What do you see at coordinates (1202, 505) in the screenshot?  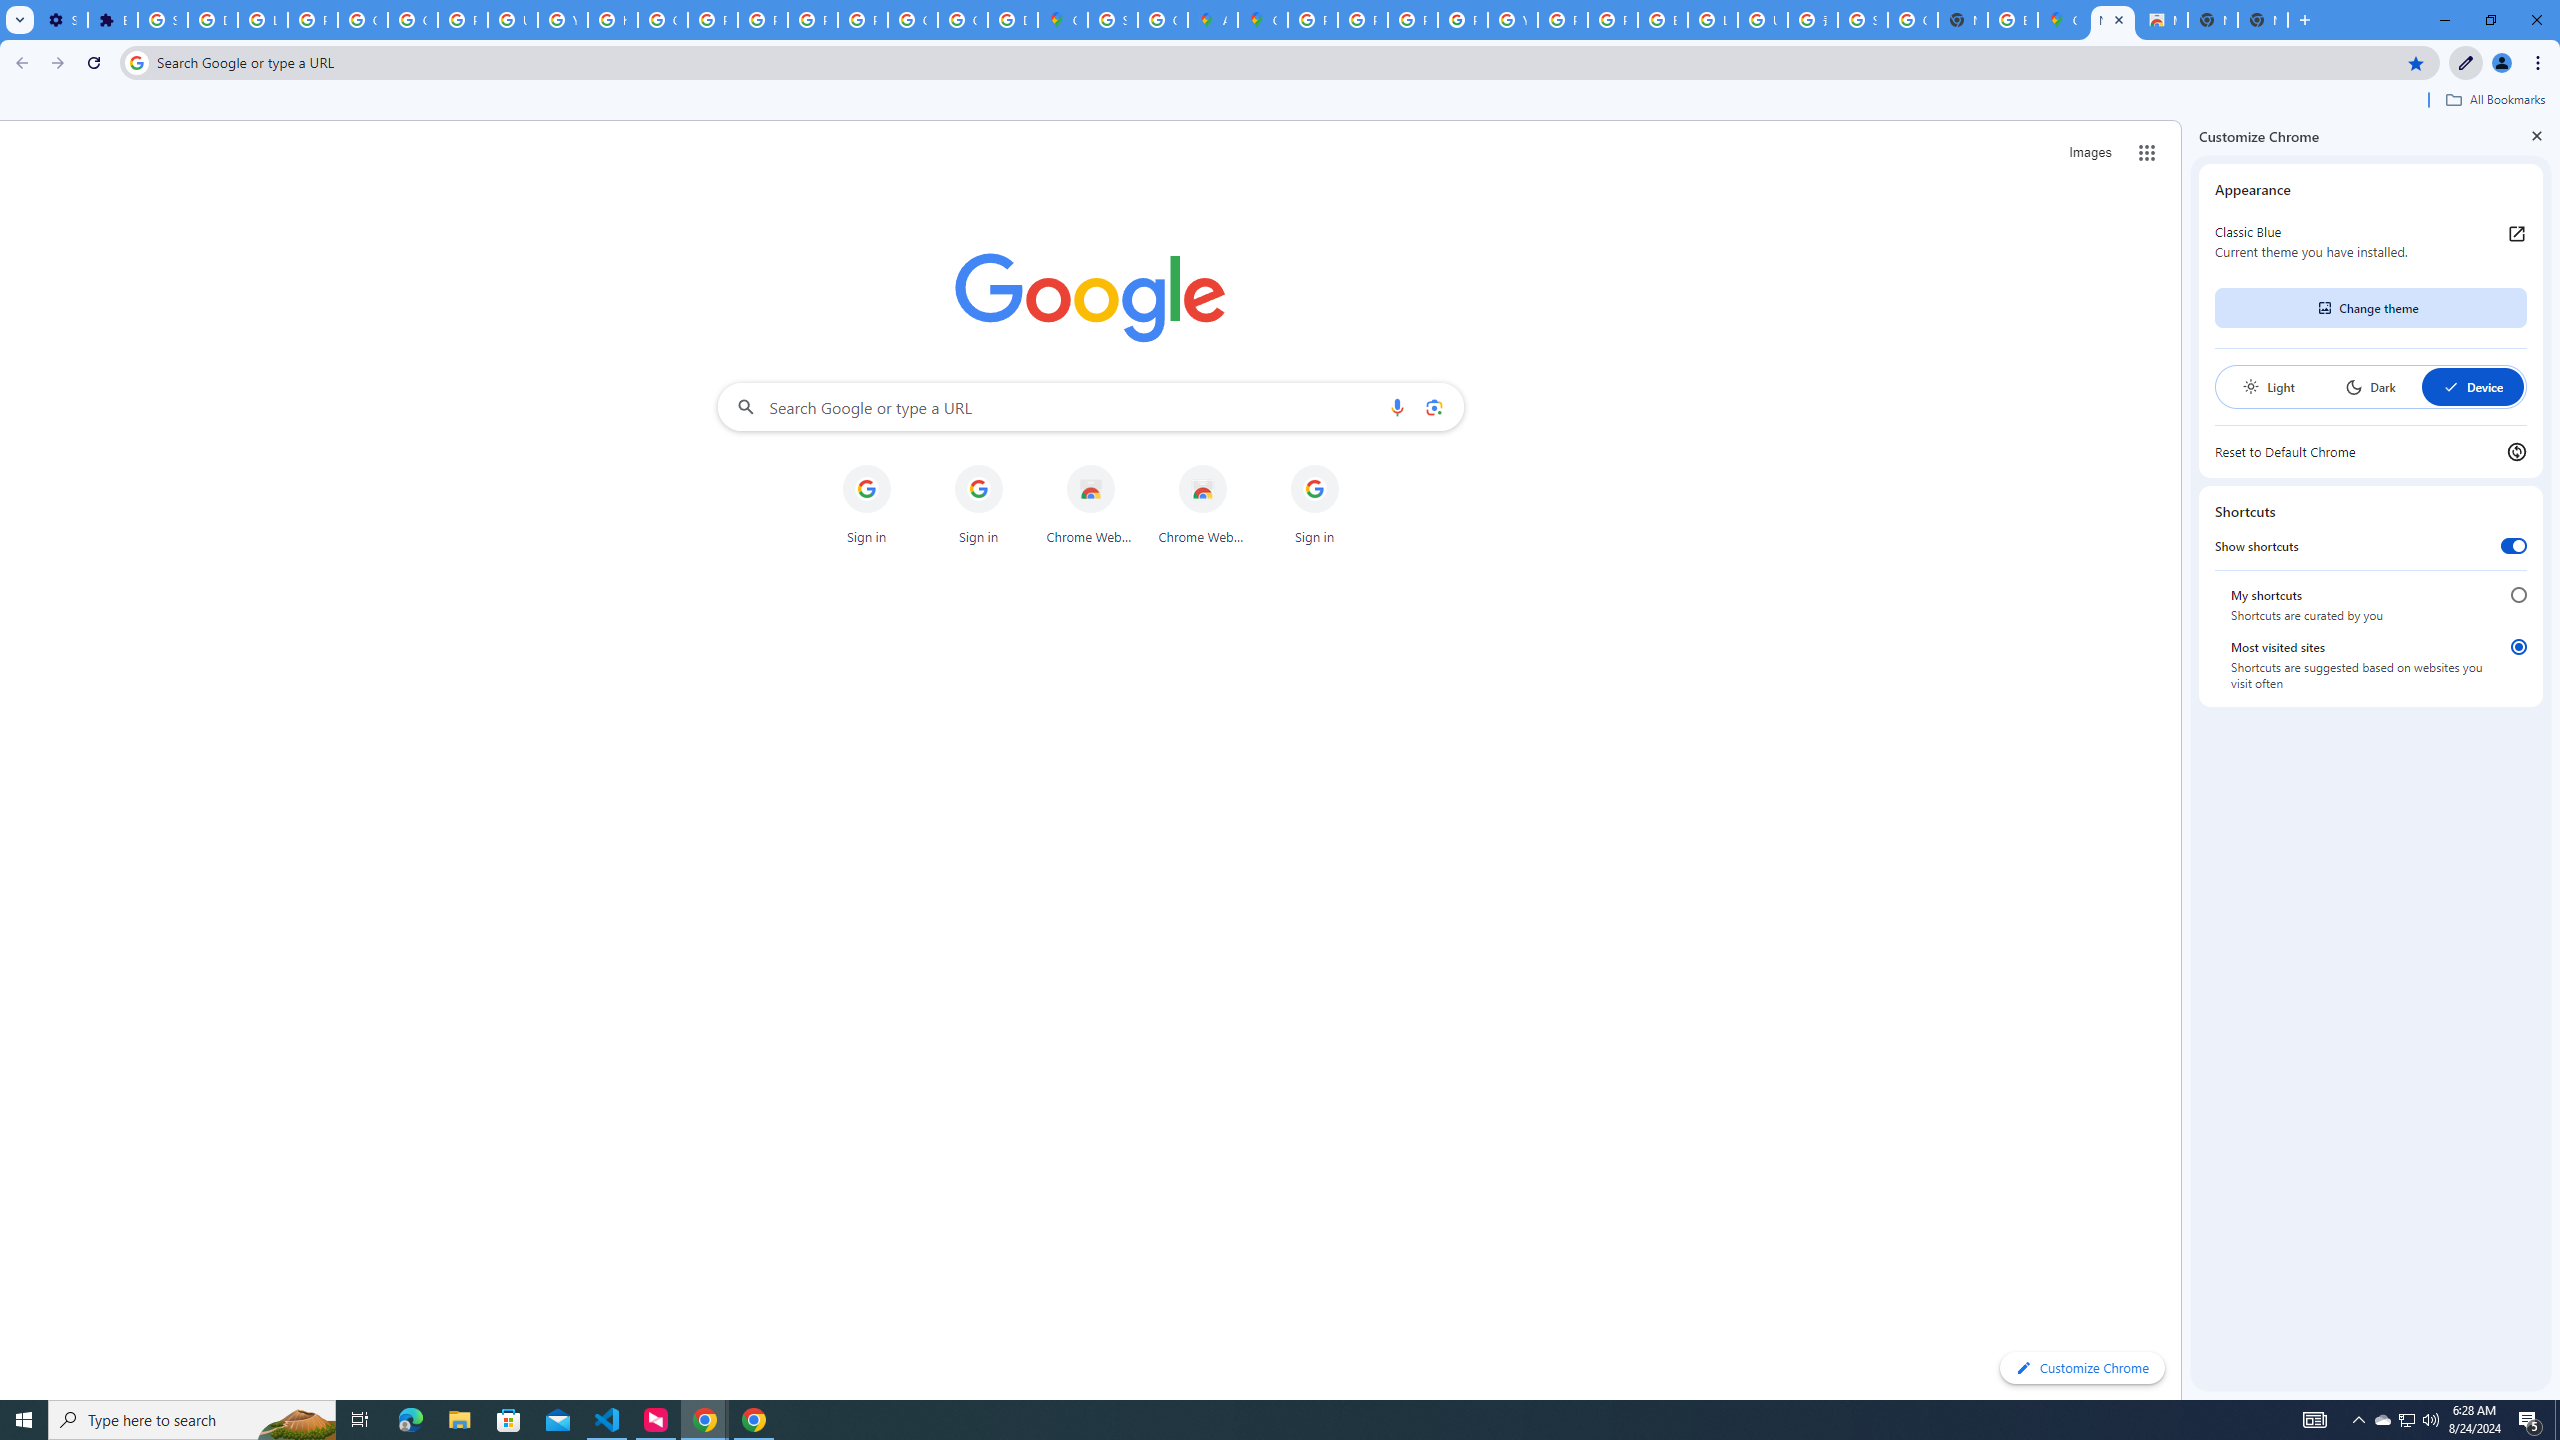 I see `'Chrome Web Store'` at bounding box center [1202, 505].